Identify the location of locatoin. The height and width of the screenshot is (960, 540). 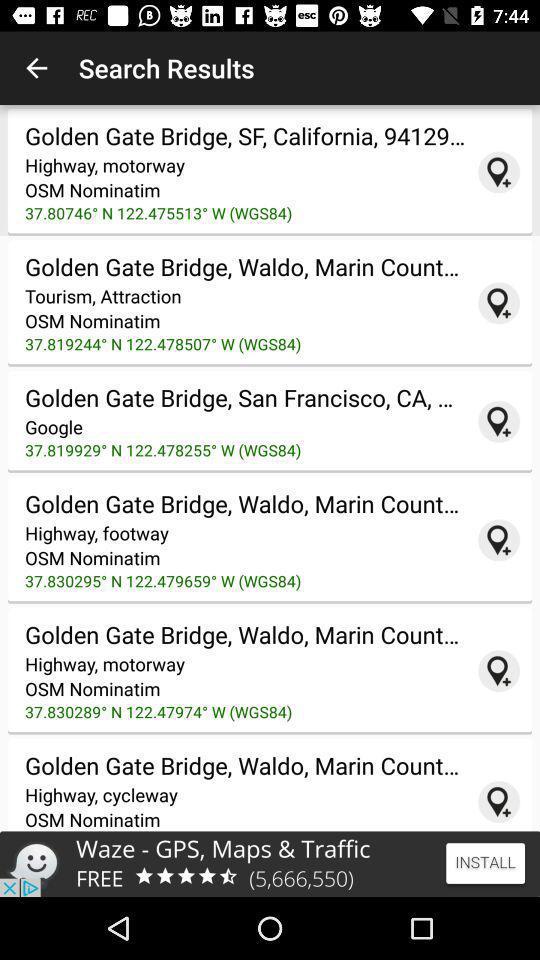
(498, 171).